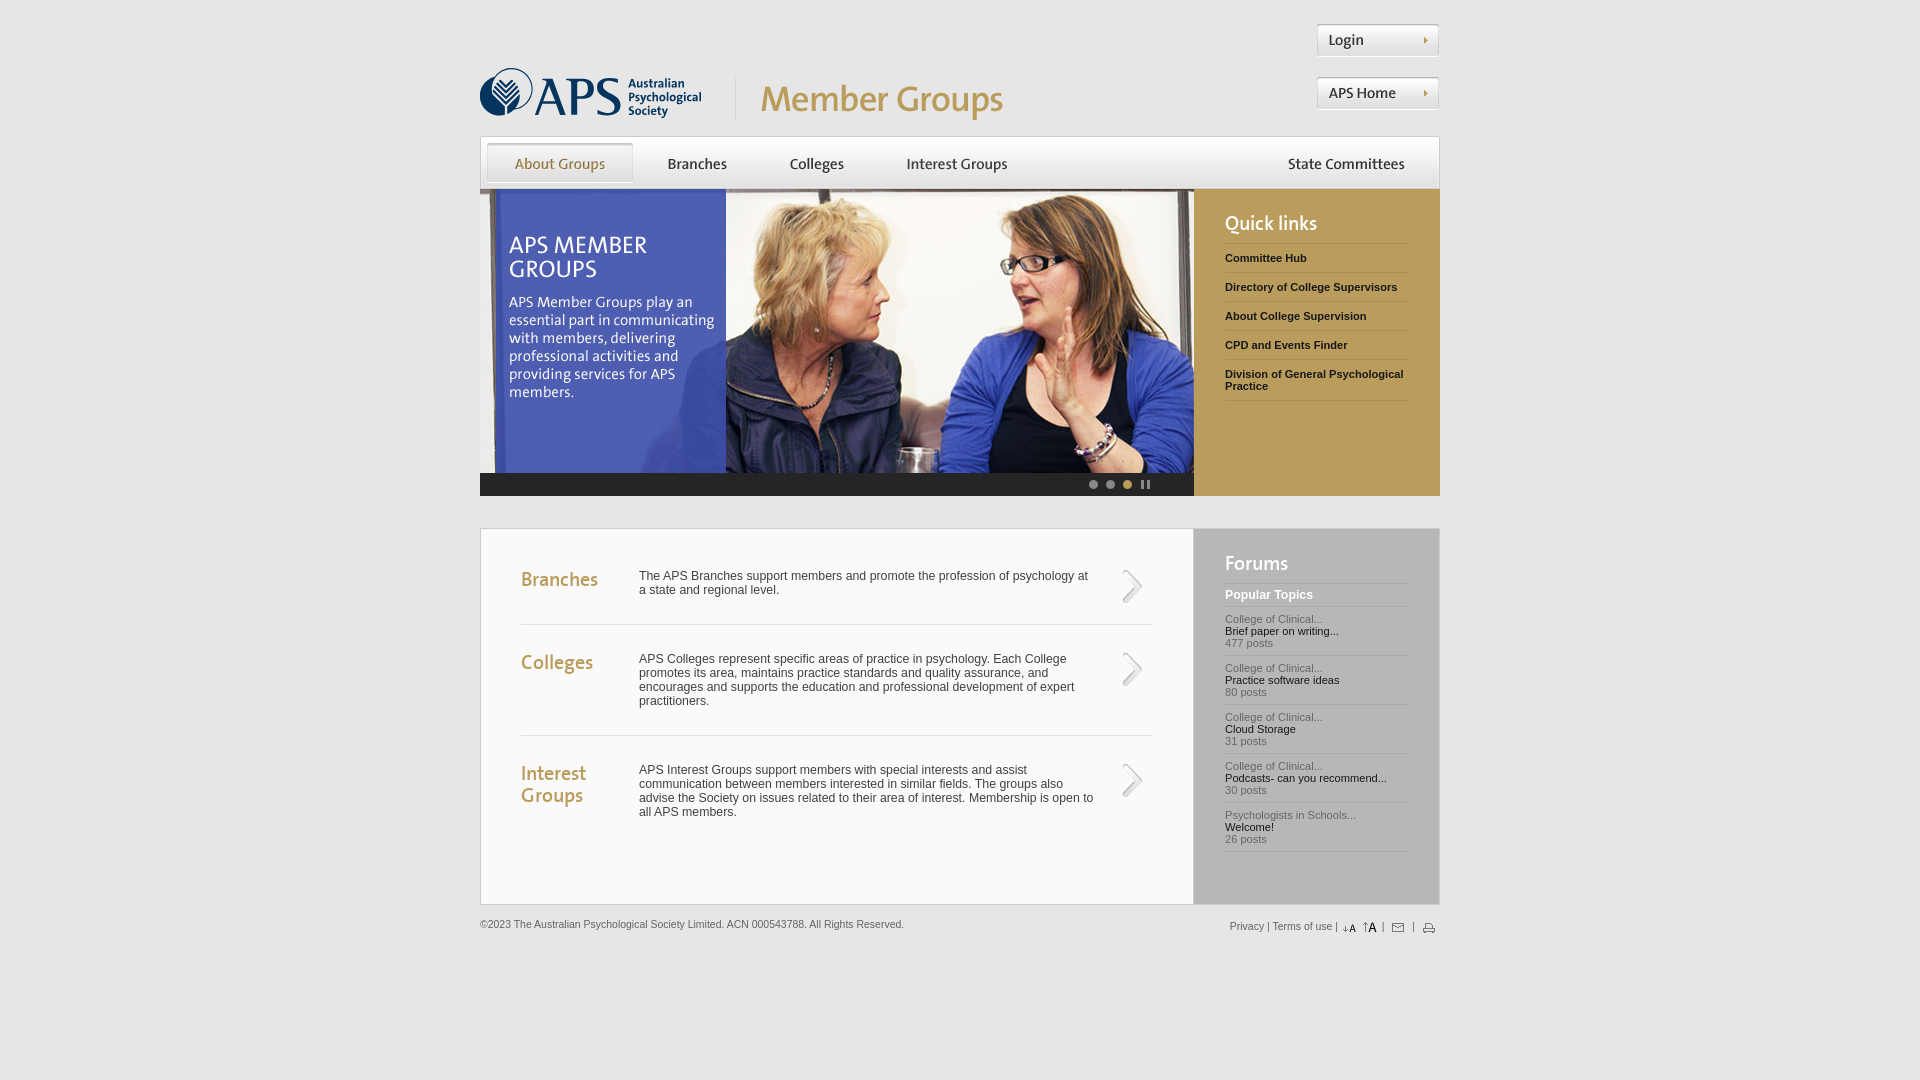  I want to click on 'College of Clinical..., so click(1316, 678).